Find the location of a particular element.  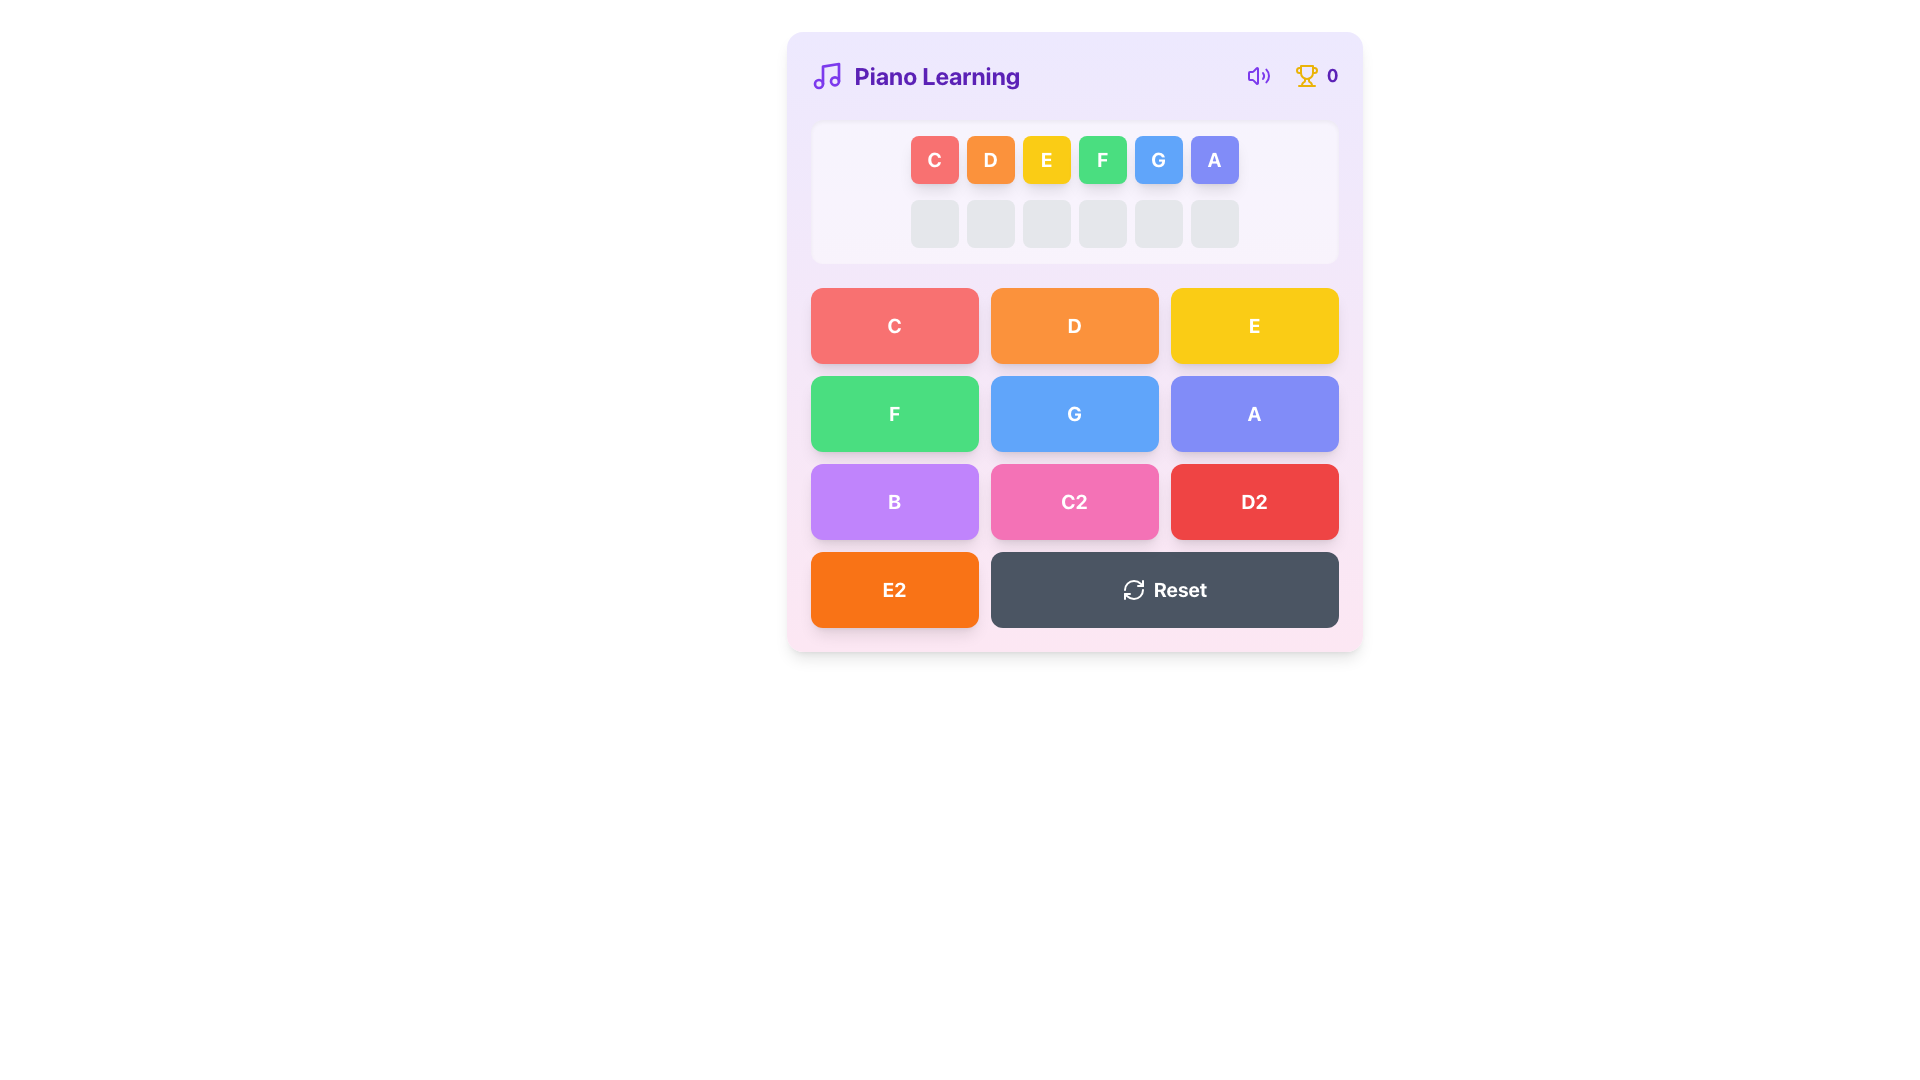

the prominent rectangular button with a dark gray background and the word 'Reset' in bold white text is located at coordinates (1164, 589).